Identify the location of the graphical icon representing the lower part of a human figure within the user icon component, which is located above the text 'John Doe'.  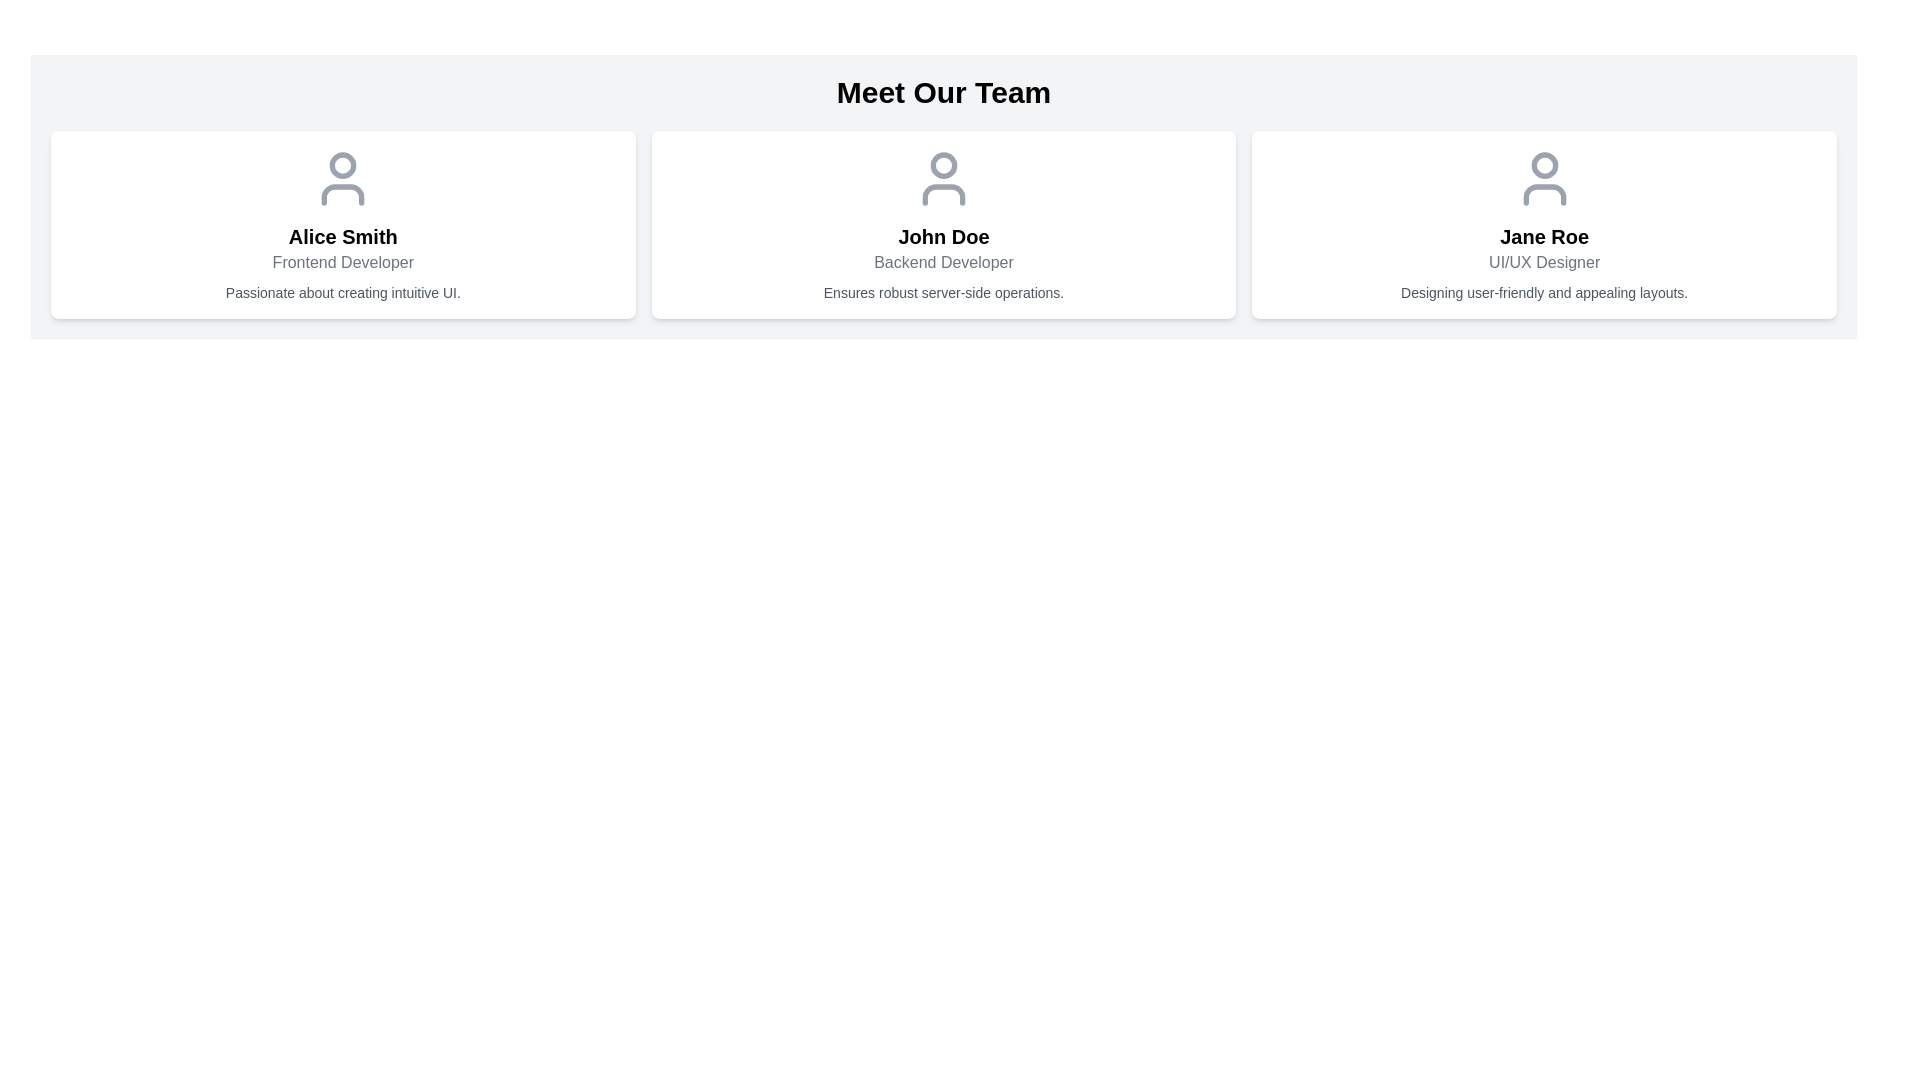
(943, 195).